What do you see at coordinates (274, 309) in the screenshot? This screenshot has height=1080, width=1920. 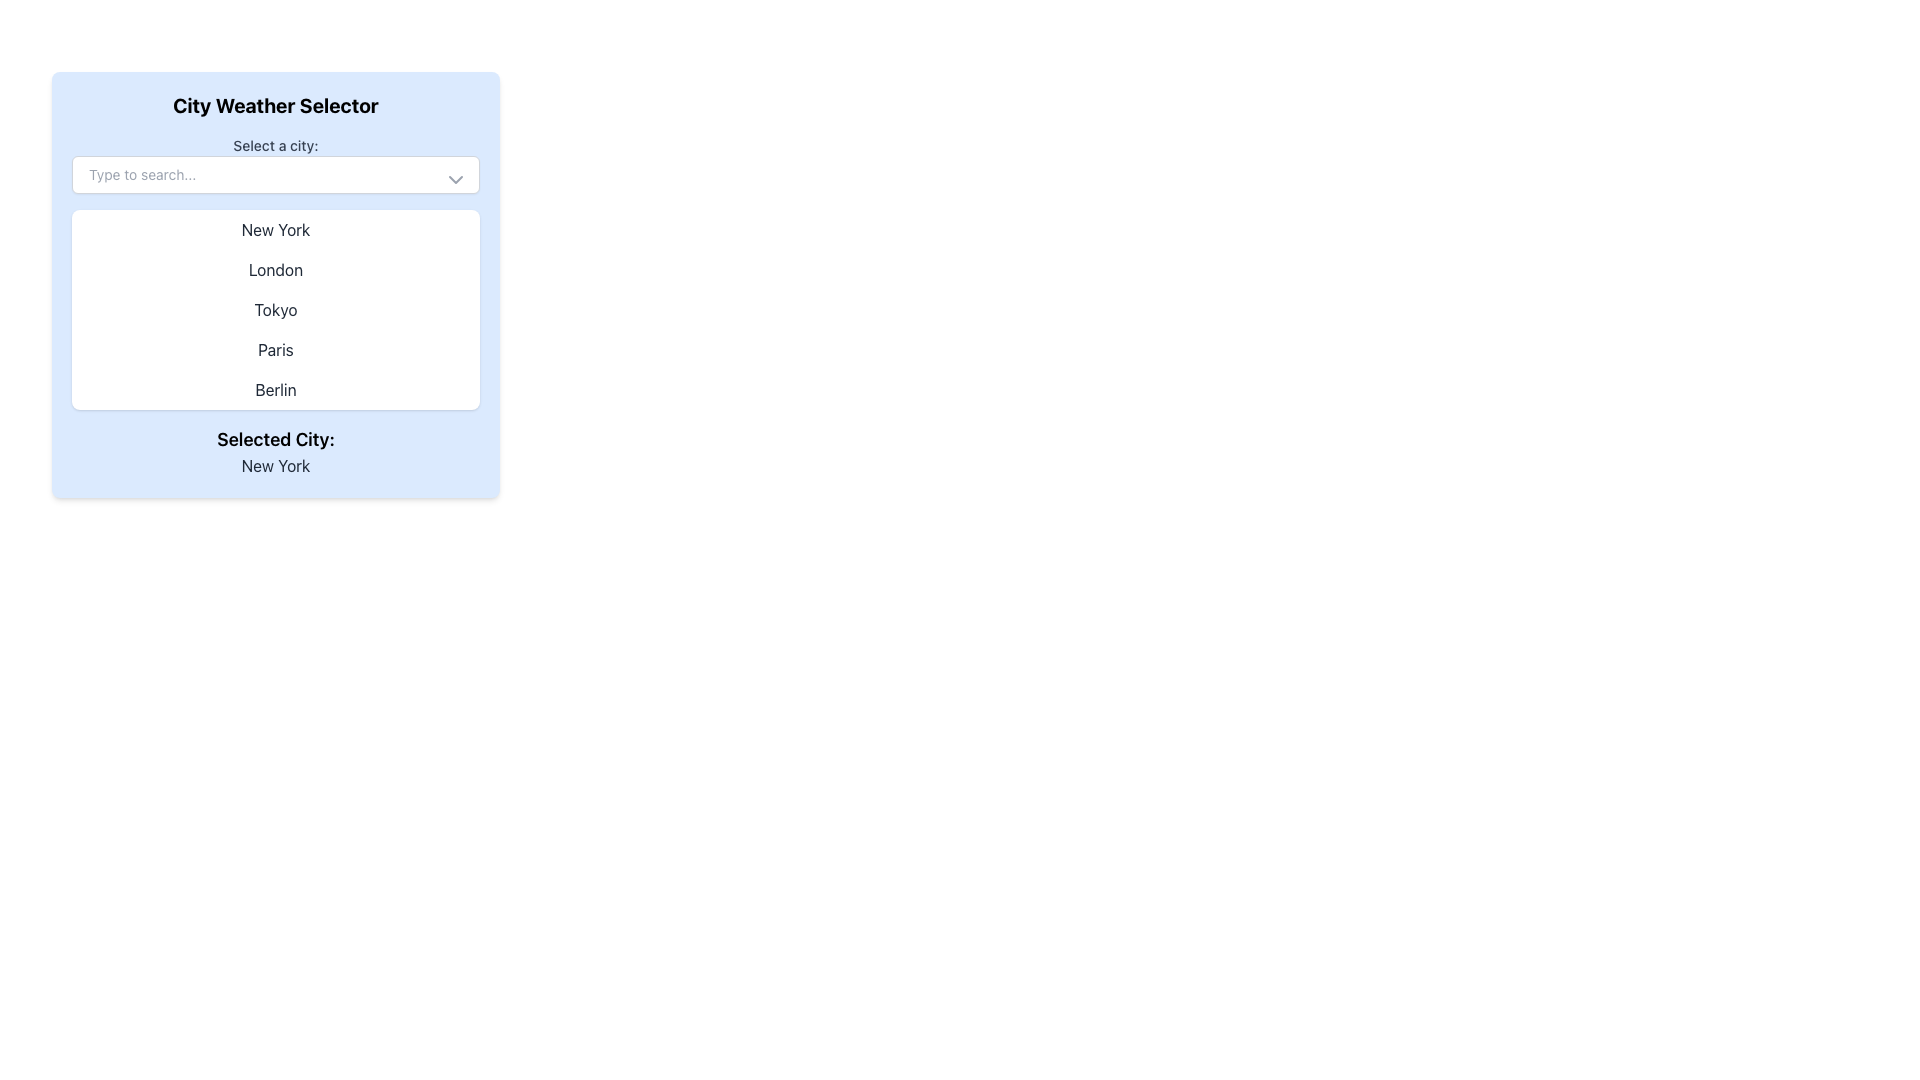 I see `the city name in the Dropdown Menu with clickable items` at bounding box center [274, 309].